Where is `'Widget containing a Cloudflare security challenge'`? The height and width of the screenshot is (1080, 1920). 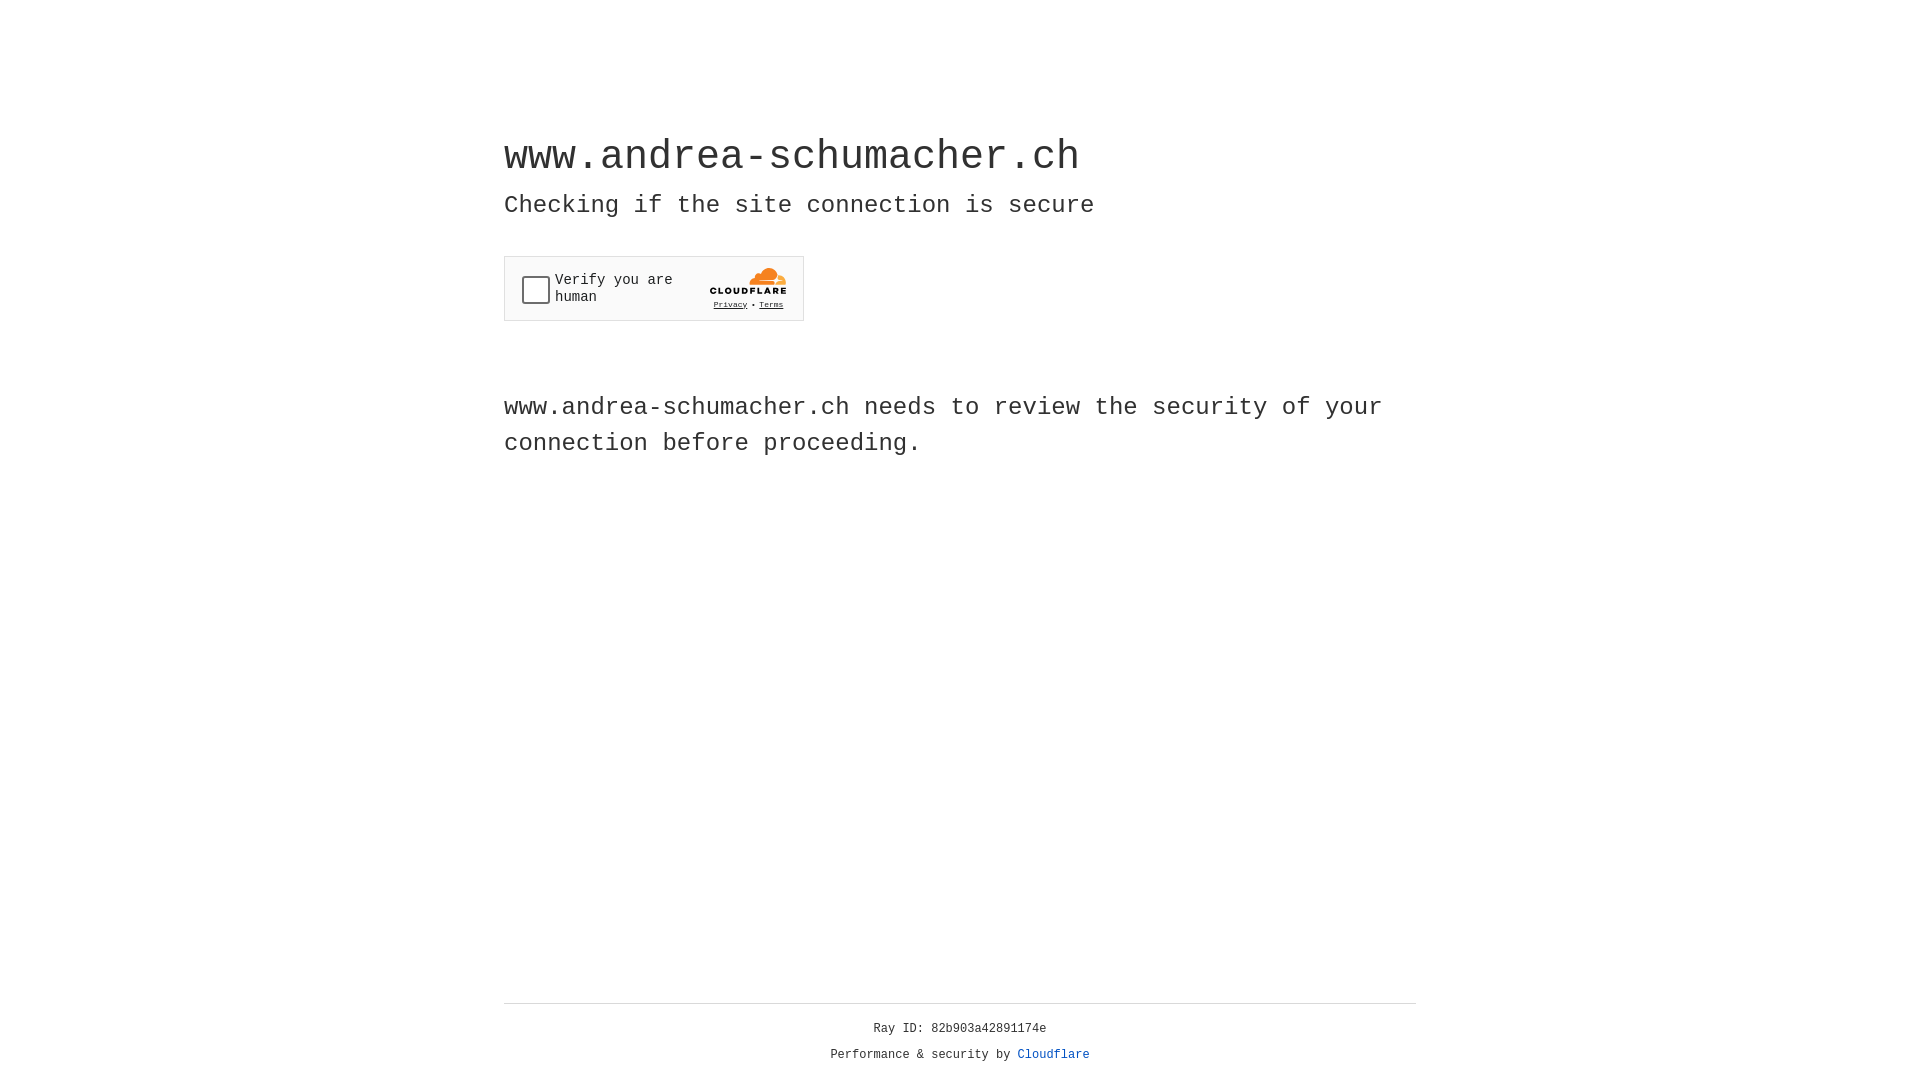
'Widget containing a Cloudflare security challenge' is located at coordinates (653, 288).